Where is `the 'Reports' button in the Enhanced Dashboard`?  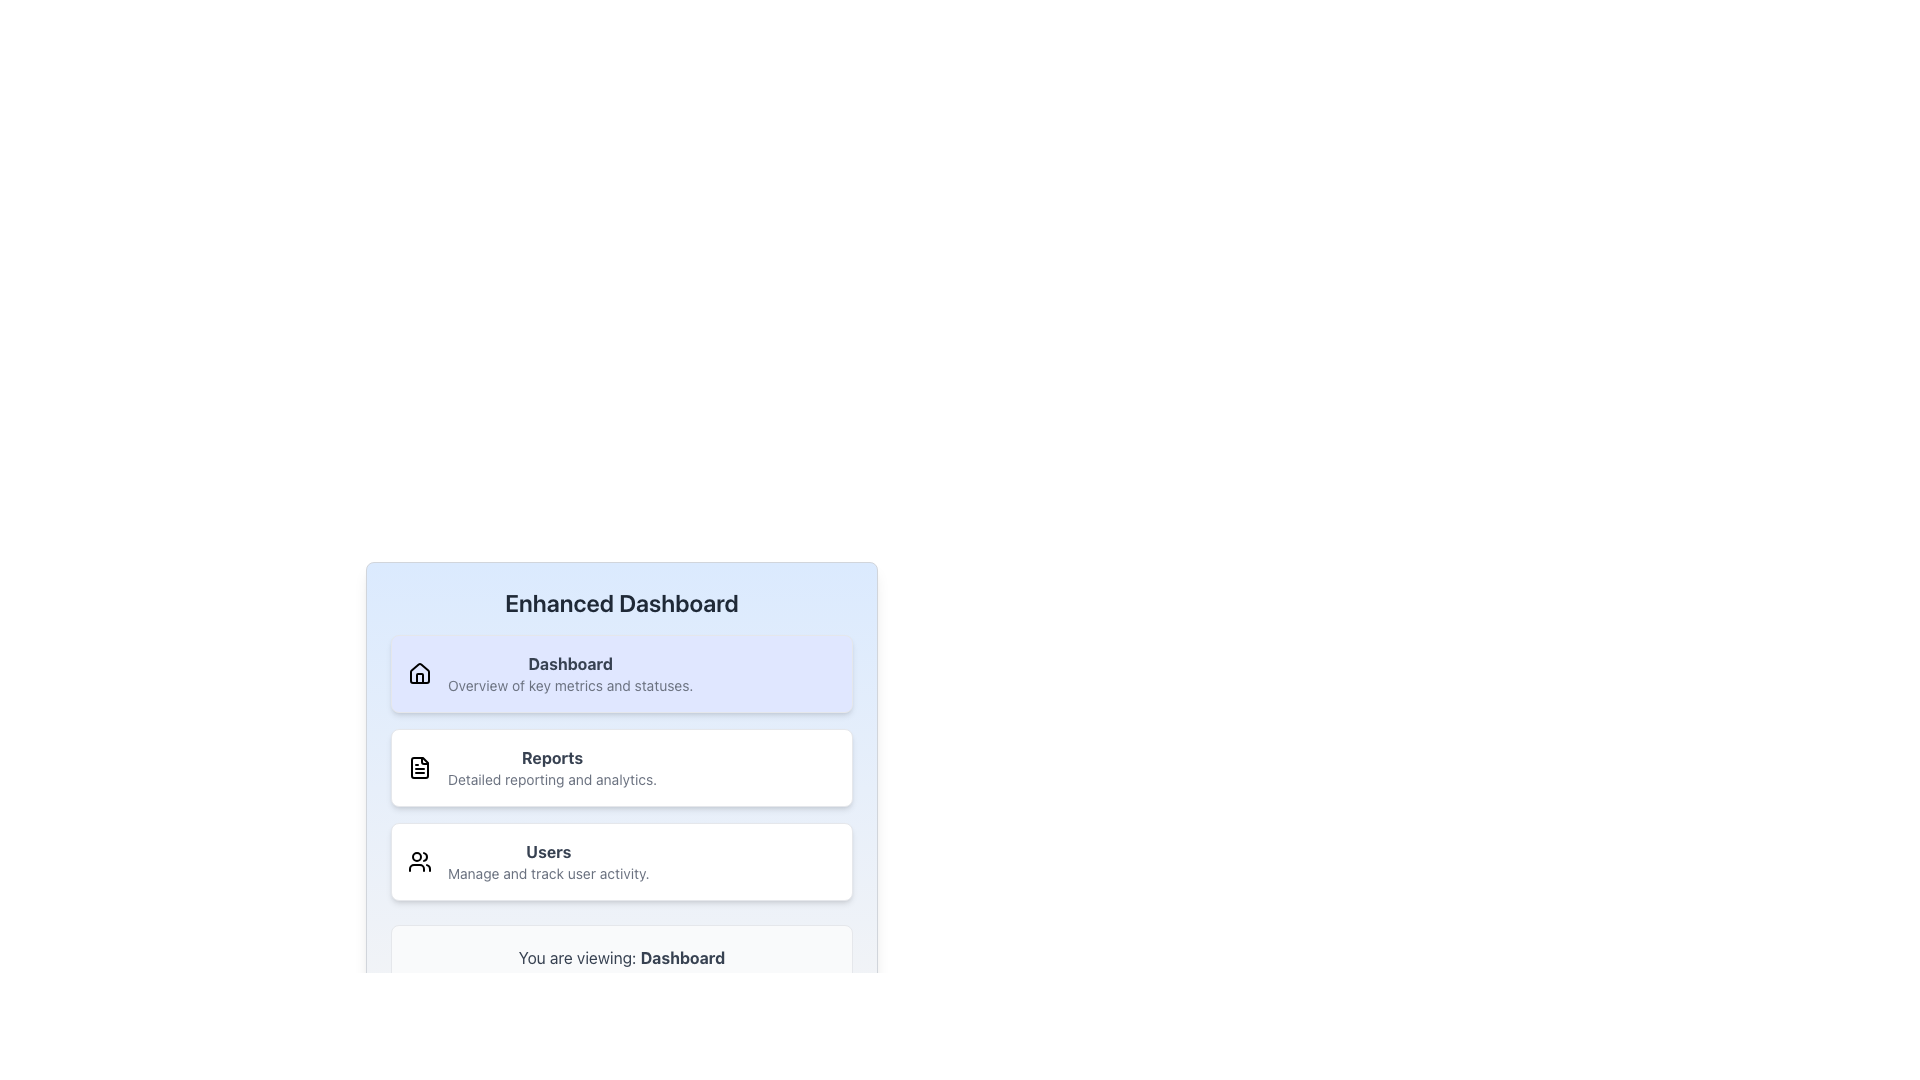
the 'Reports' button in the Enhanced Dashboard is located at coordinates (621, 788).